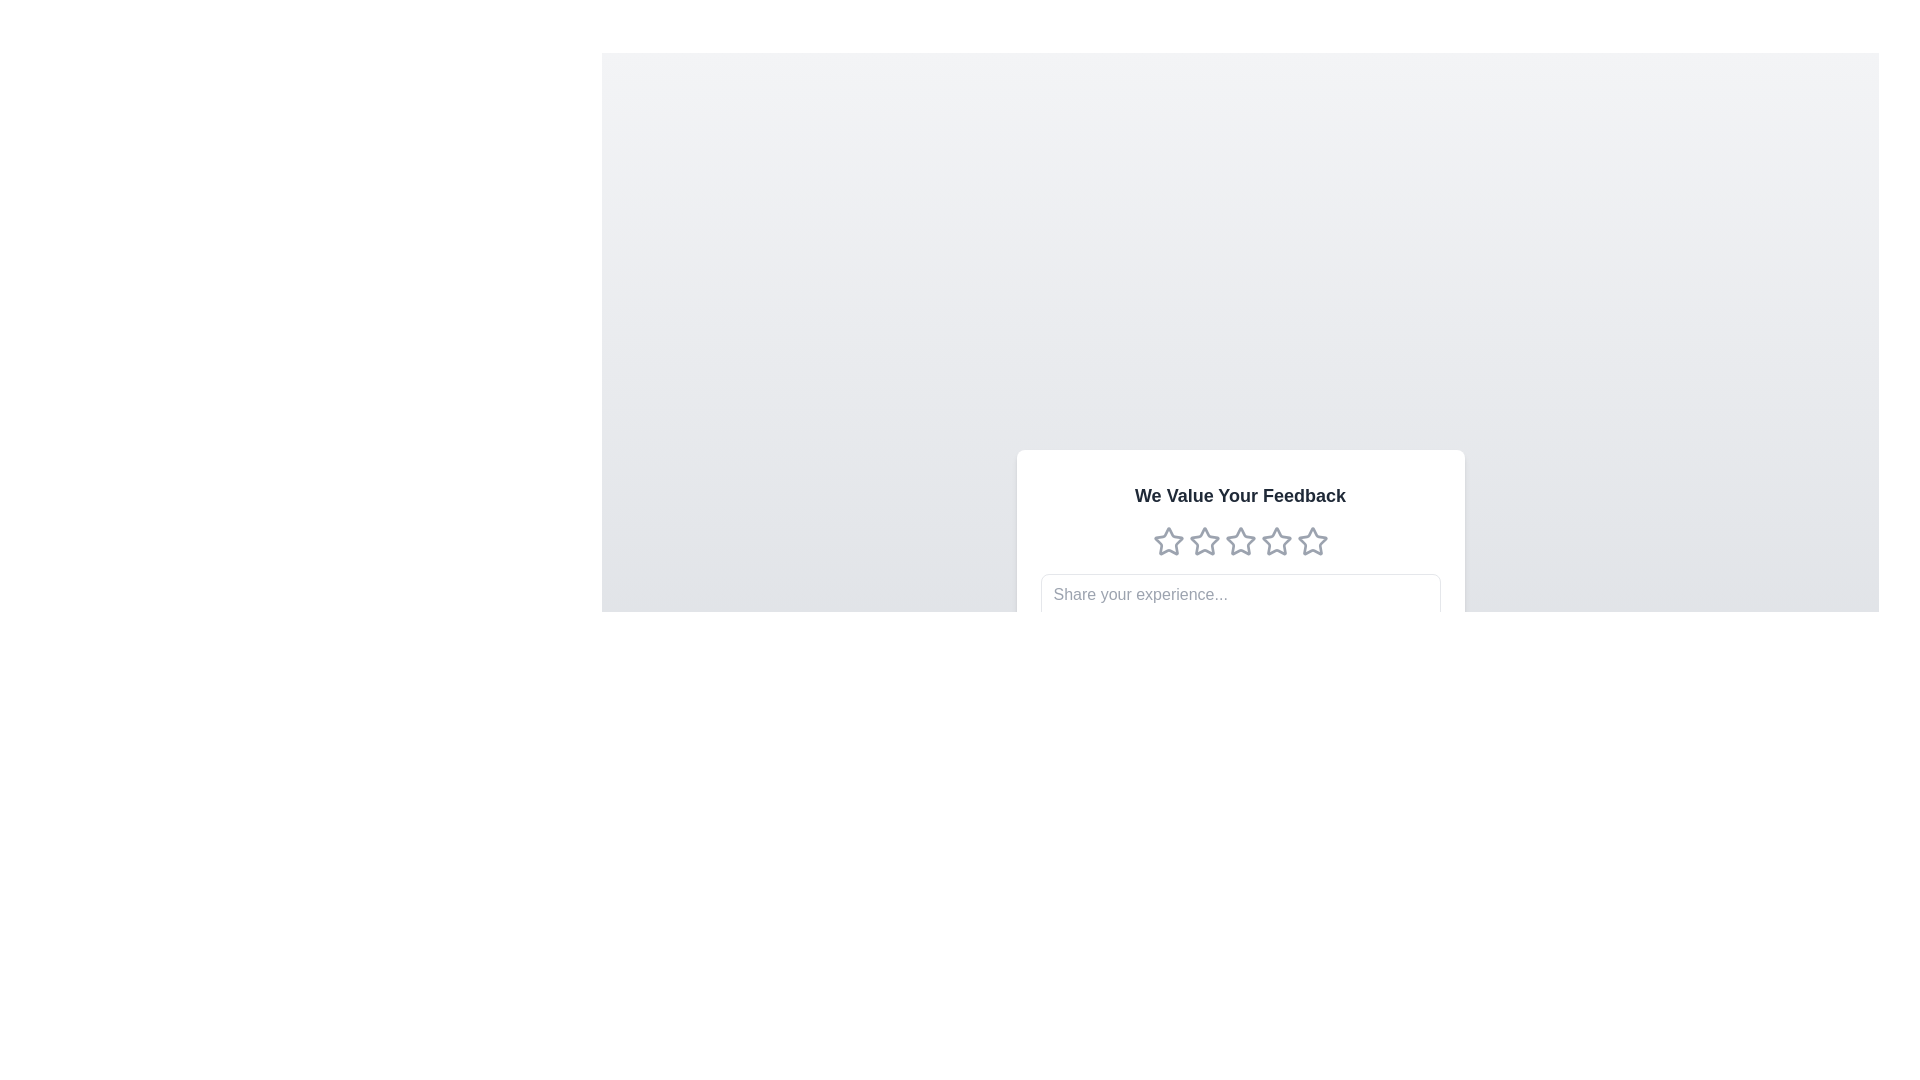 This screenshot has width=1920, height=1080. Describe the element at coordinates (1238, 540) in the screenshot. I see `the third star-shaped icon in the rating system` at that location.